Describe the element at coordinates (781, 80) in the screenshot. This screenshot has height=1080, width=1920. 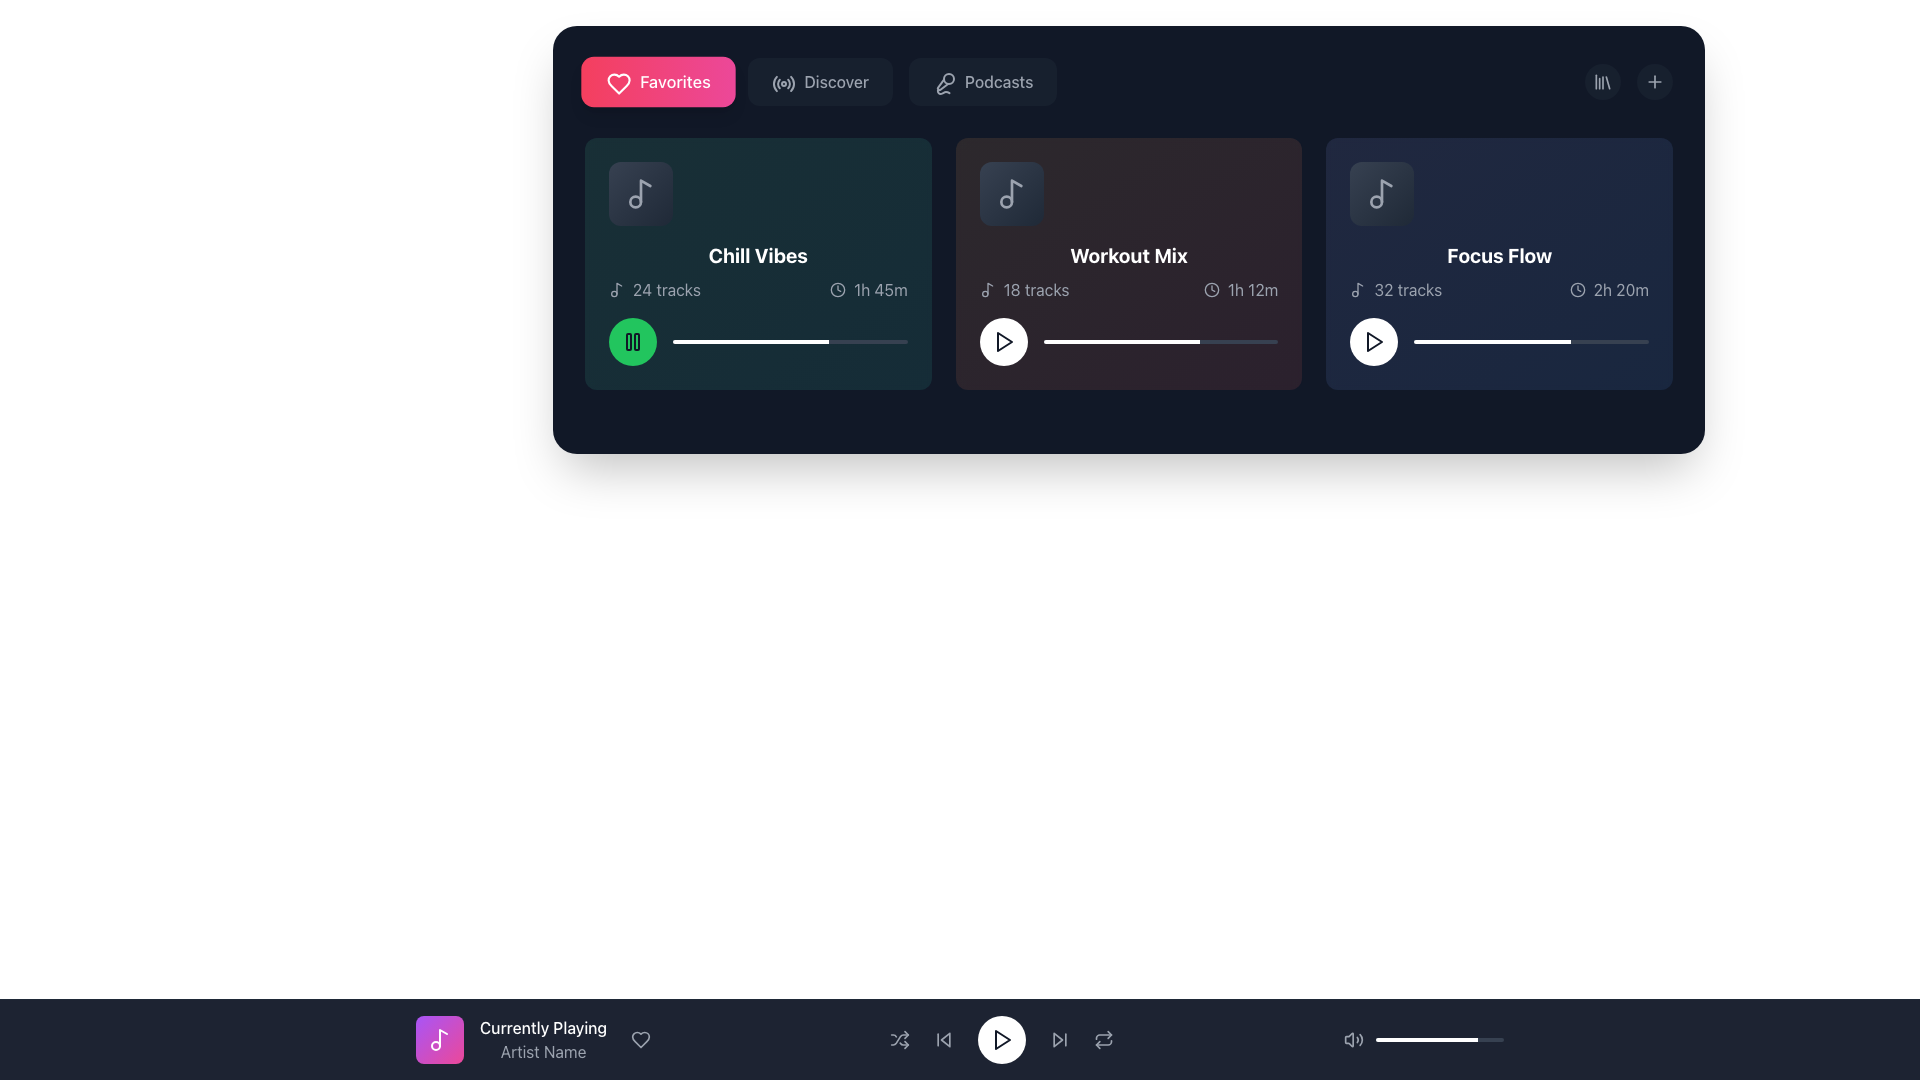
I see `the decorative icon that enhances the visual appeal of the 'Discover' menu option, located immediately following the 'Favorites' button in the navigation bar` at that location.